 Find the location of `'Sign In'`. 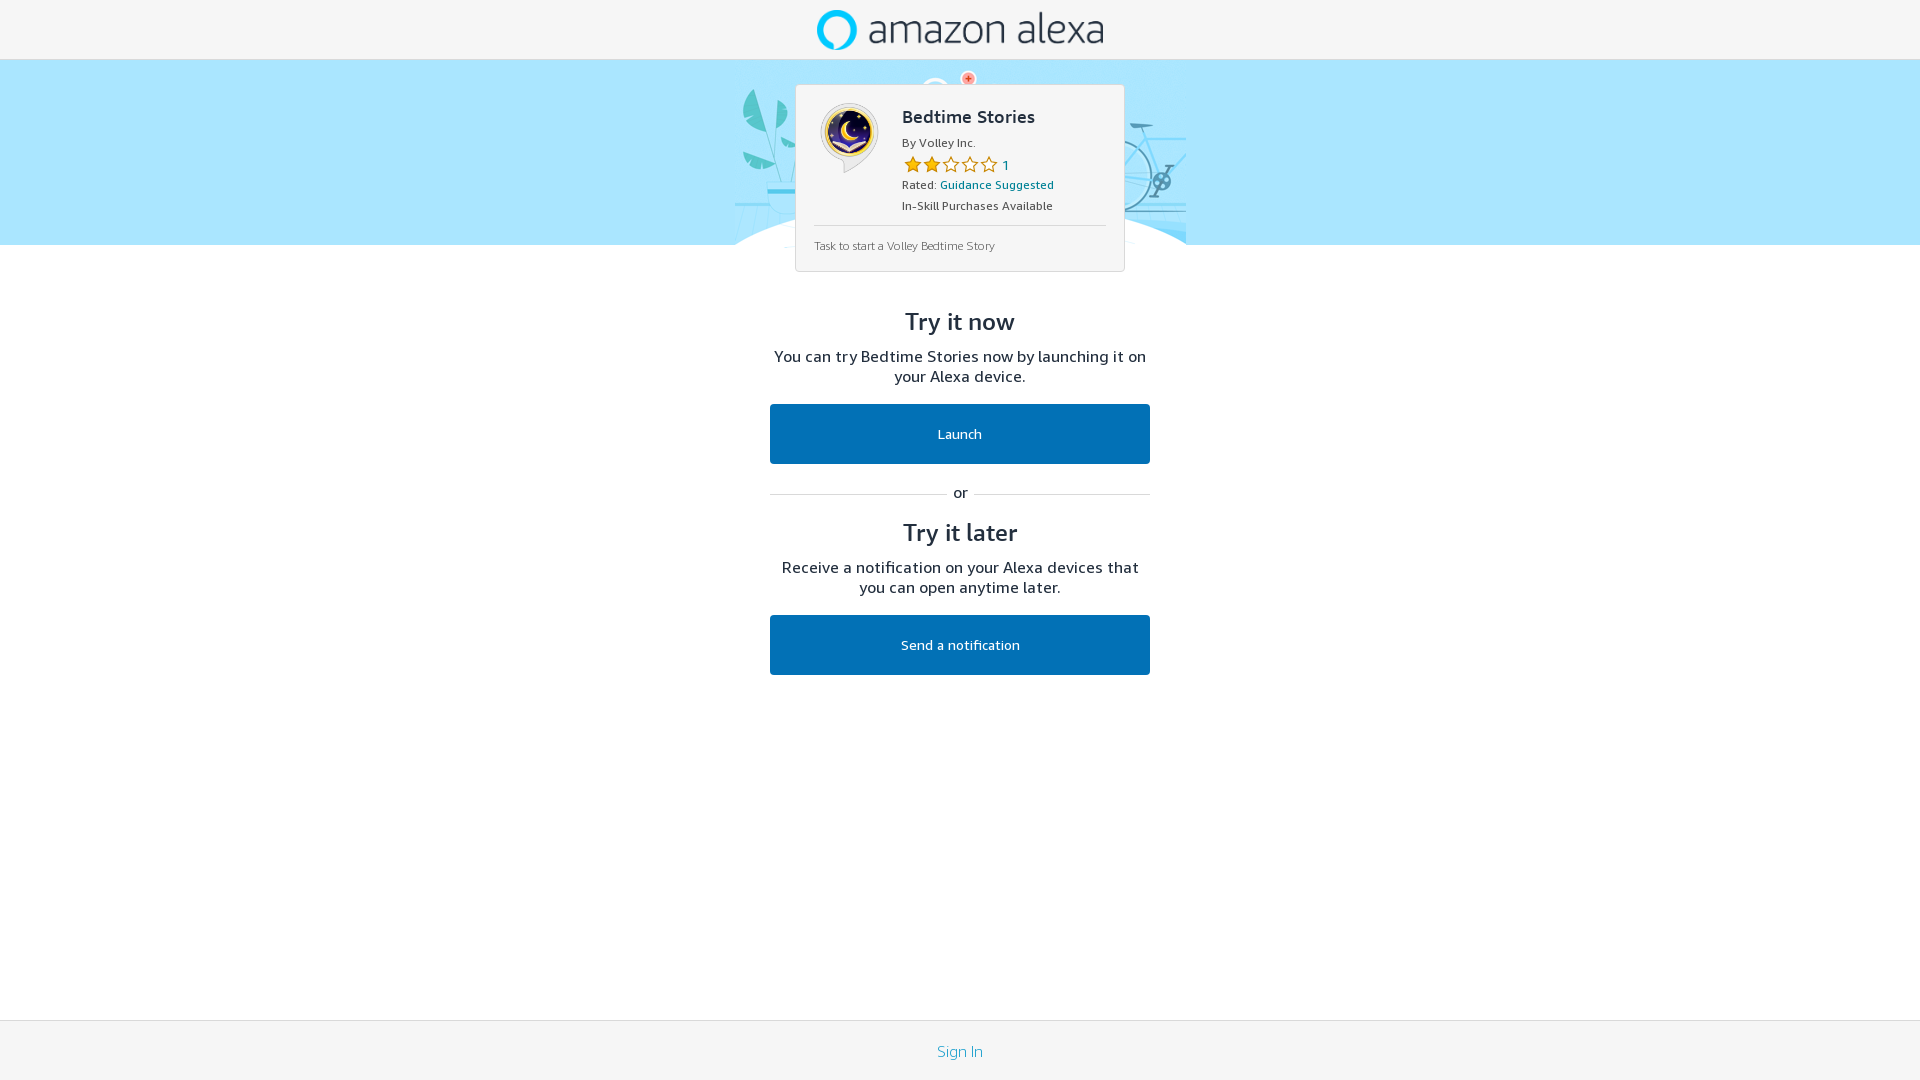

'Sign In' is located at coordinates (935, 1048).